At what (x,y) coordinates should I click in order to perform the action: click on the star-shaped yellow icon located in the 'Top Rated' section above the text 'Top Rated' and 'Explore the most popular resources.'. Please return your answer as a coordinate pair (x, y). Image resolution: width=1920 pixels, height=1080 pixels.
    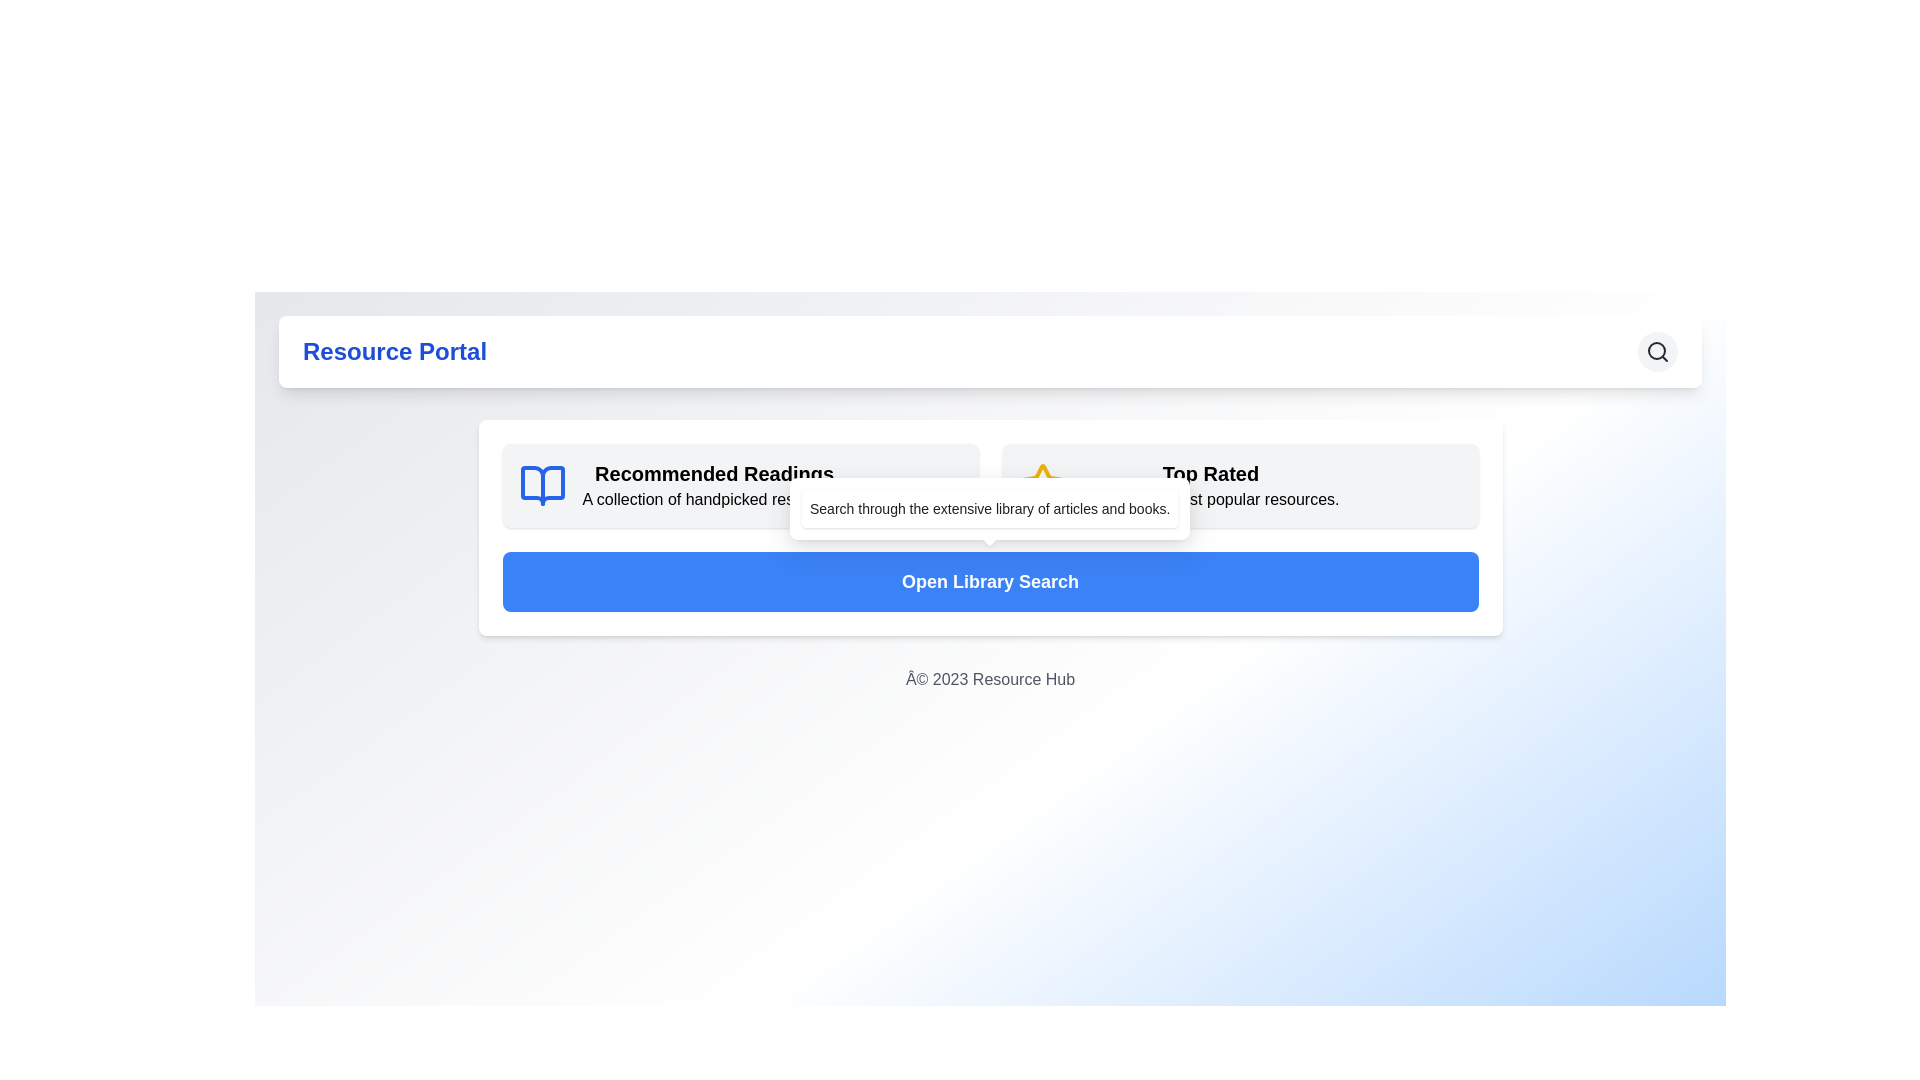
    Looking at the image, I should click on (1041, 486).